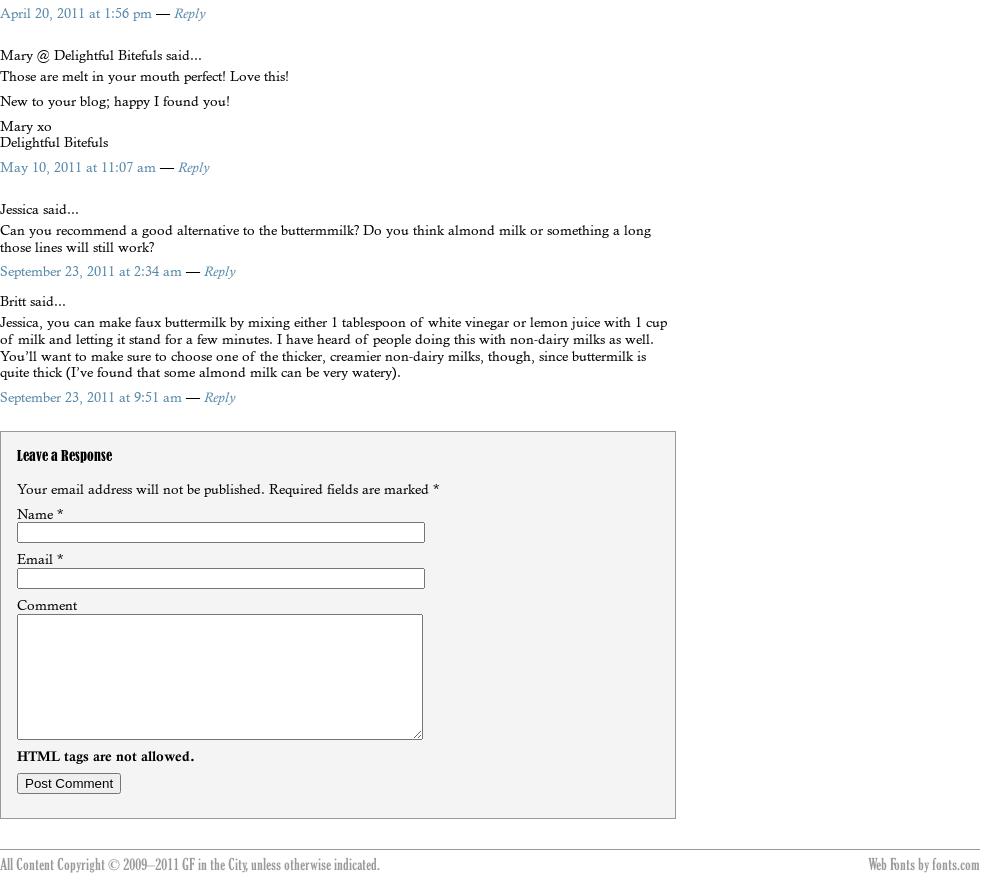 The image size is (1005, 886). What do you see at coordinates (0, 74) in the screenshot?
I see `'Those are melt in your mouth perfect! Love this!'` at bounding box center [0, 74].